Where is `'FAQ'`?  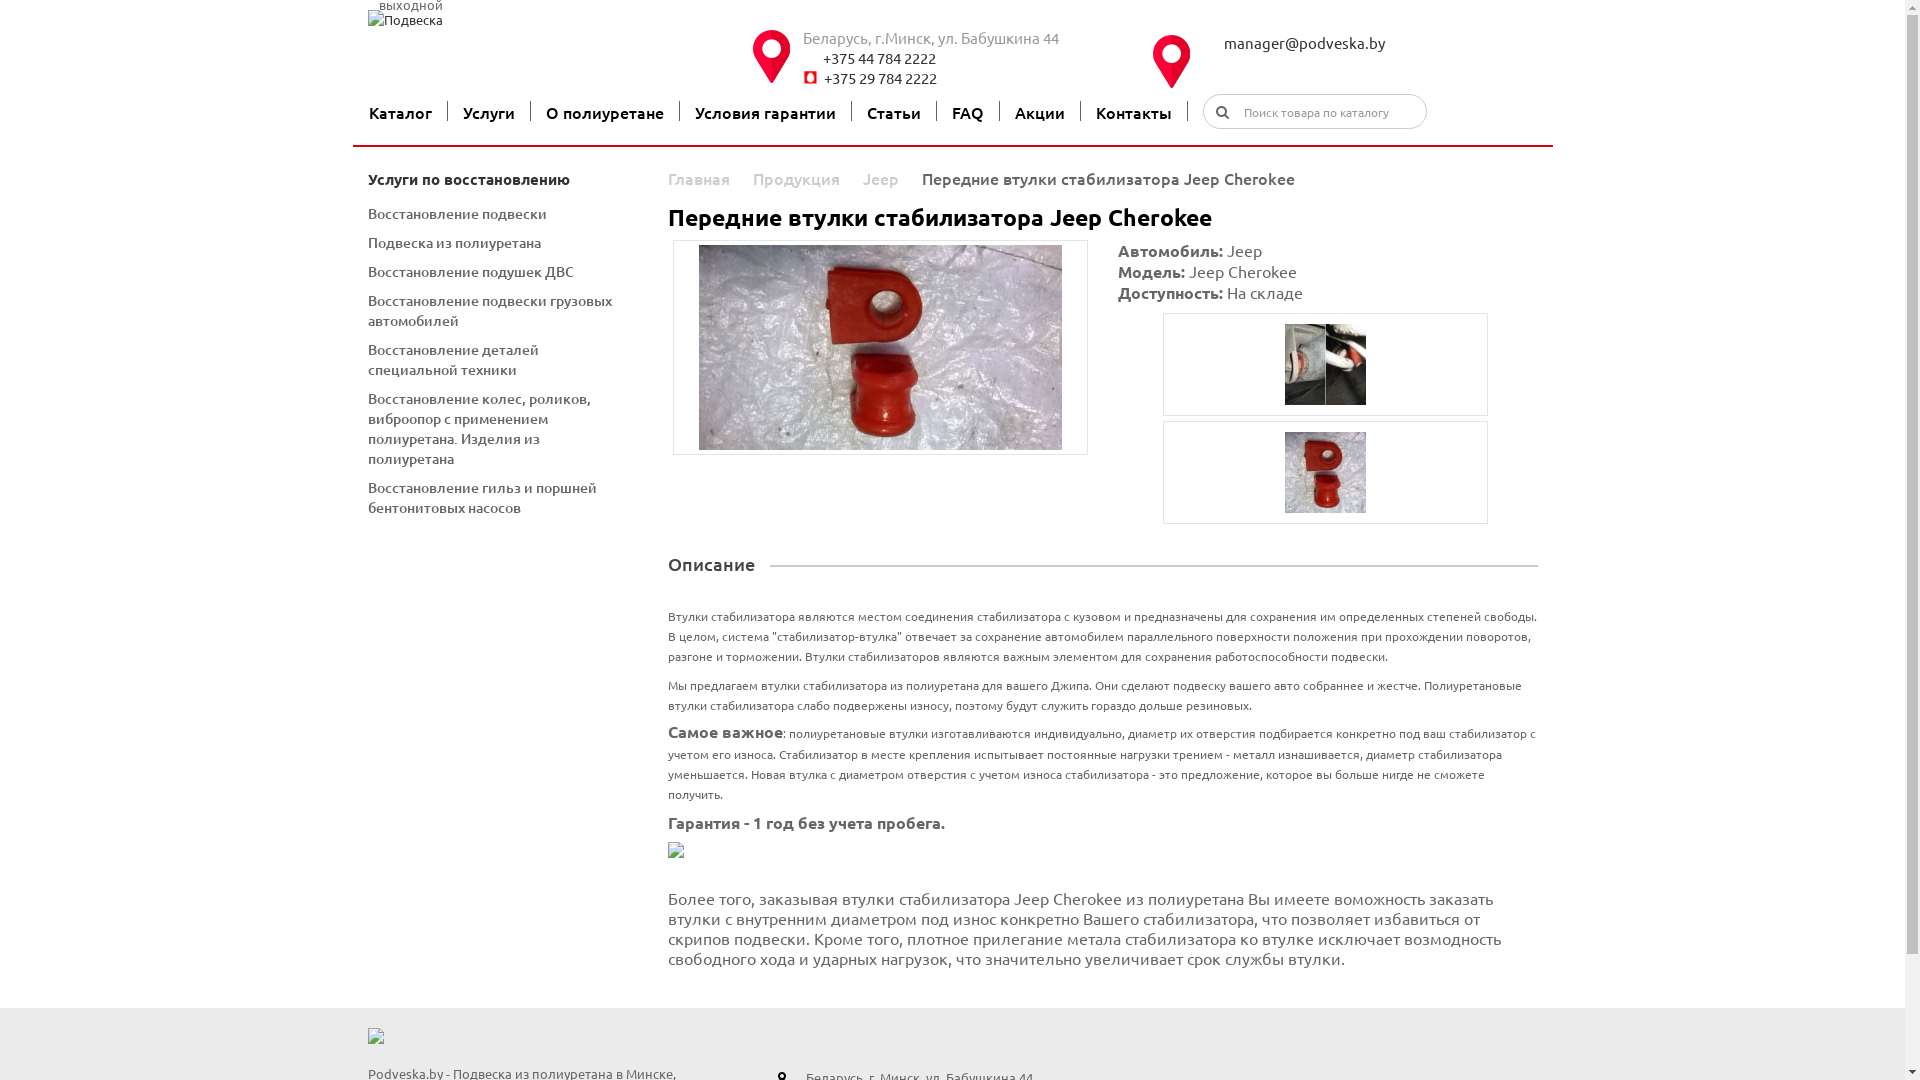 'FAQ' is located at coordinates (968, 111).